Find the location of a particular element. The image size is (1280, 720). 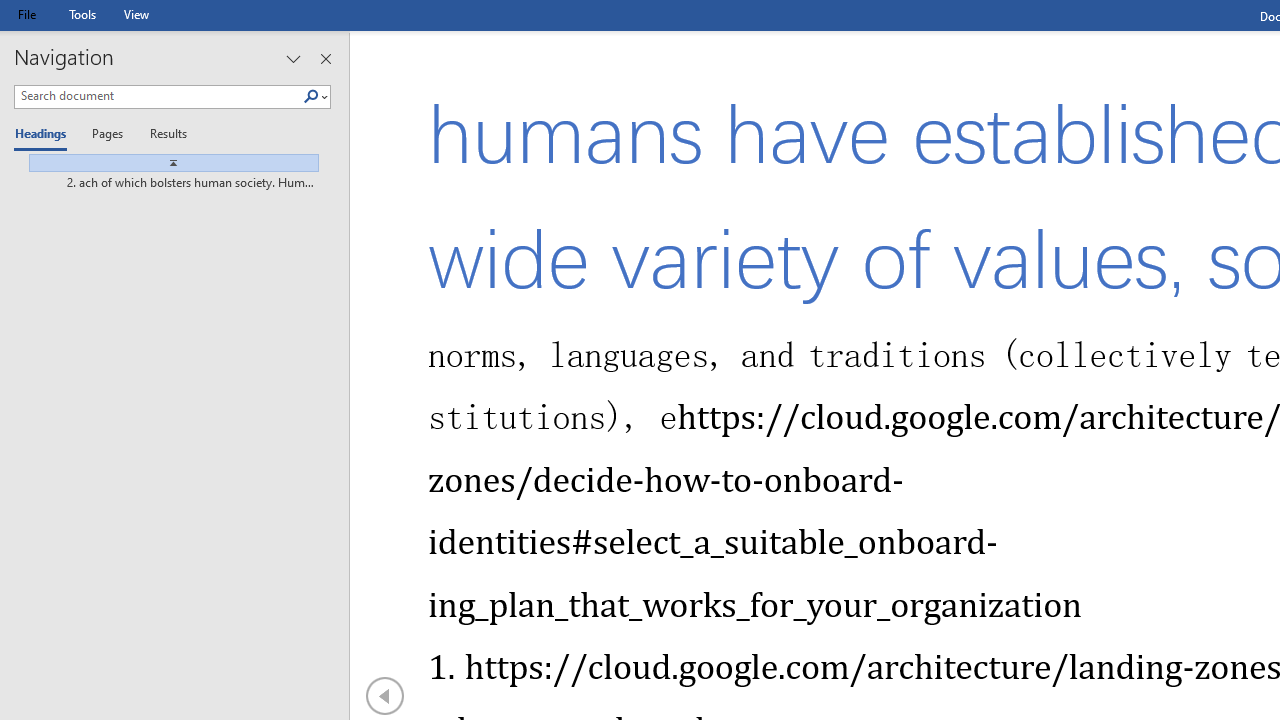

'Pages' is located at coordinates (104, 135).